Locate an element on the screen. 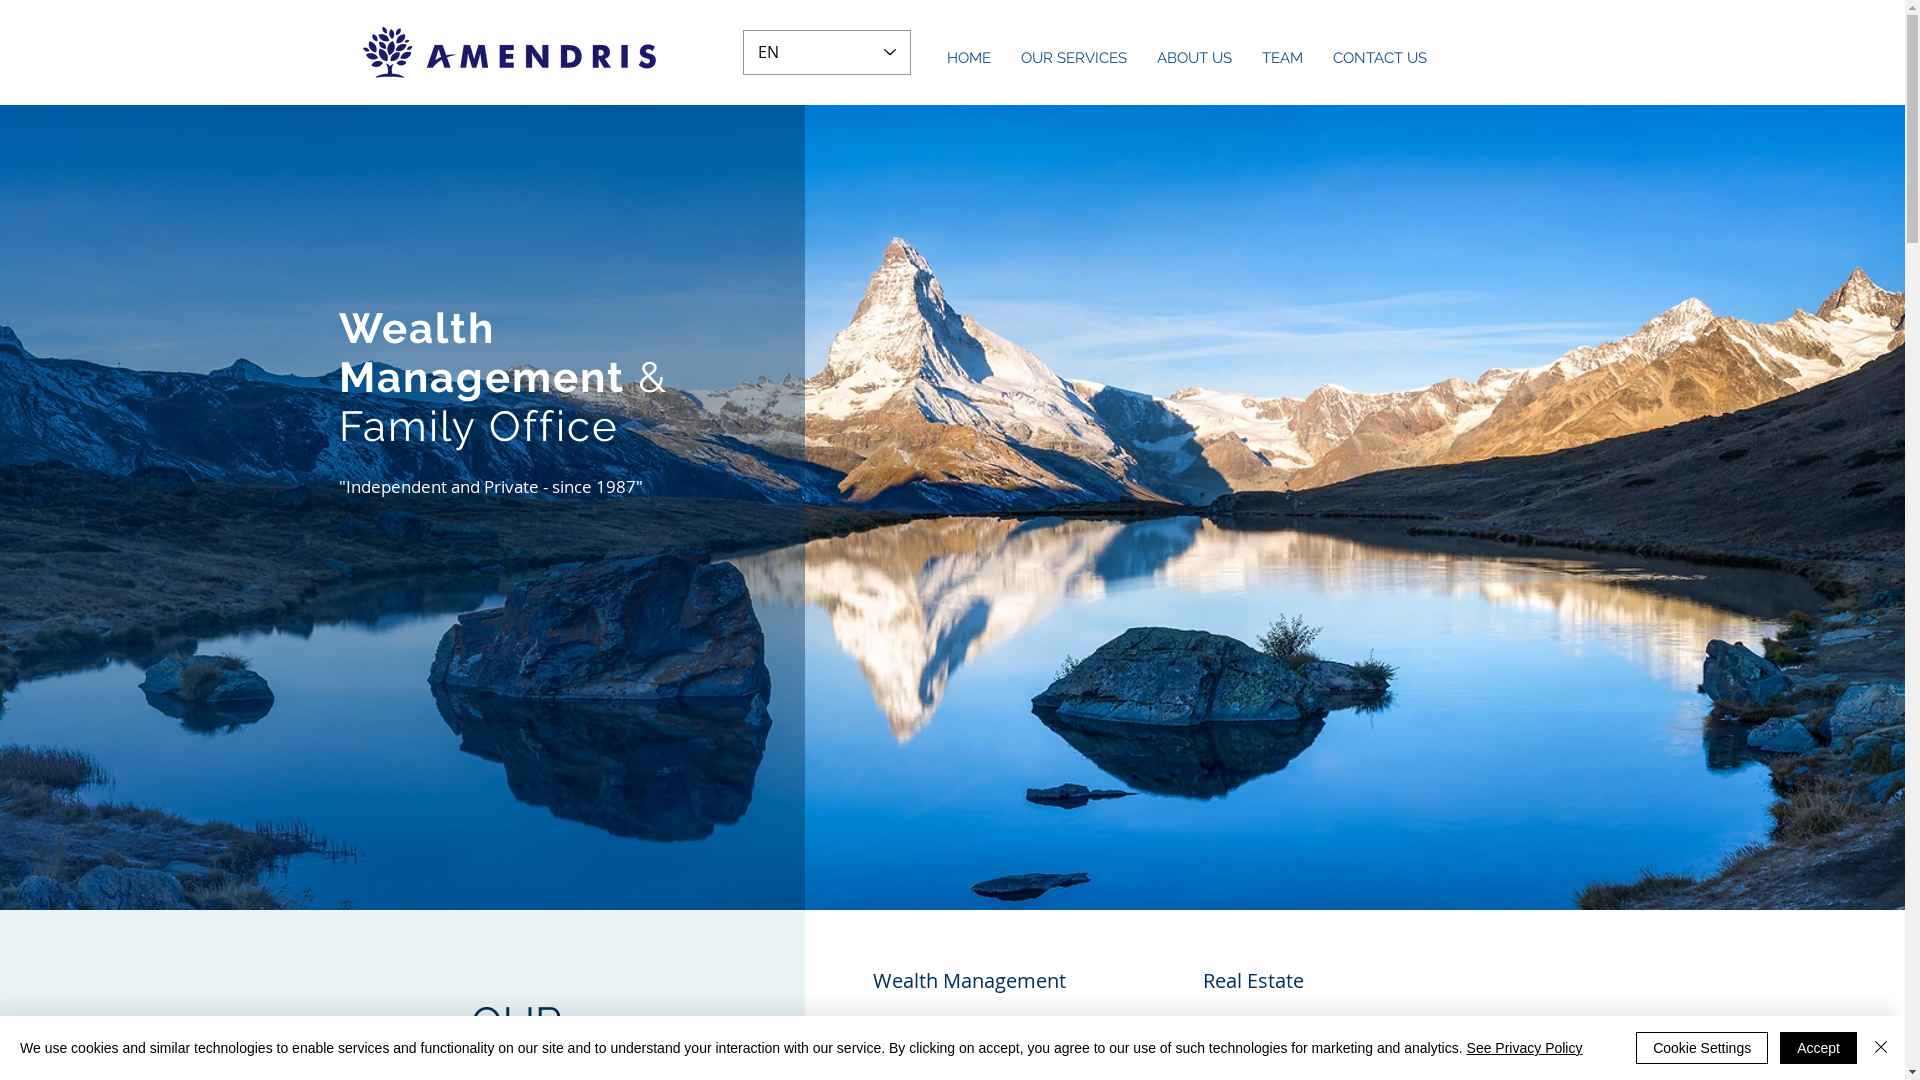 The height and width of the screenshot is (1080, 1920). 'HOME' is located at coordinates (969, 56).